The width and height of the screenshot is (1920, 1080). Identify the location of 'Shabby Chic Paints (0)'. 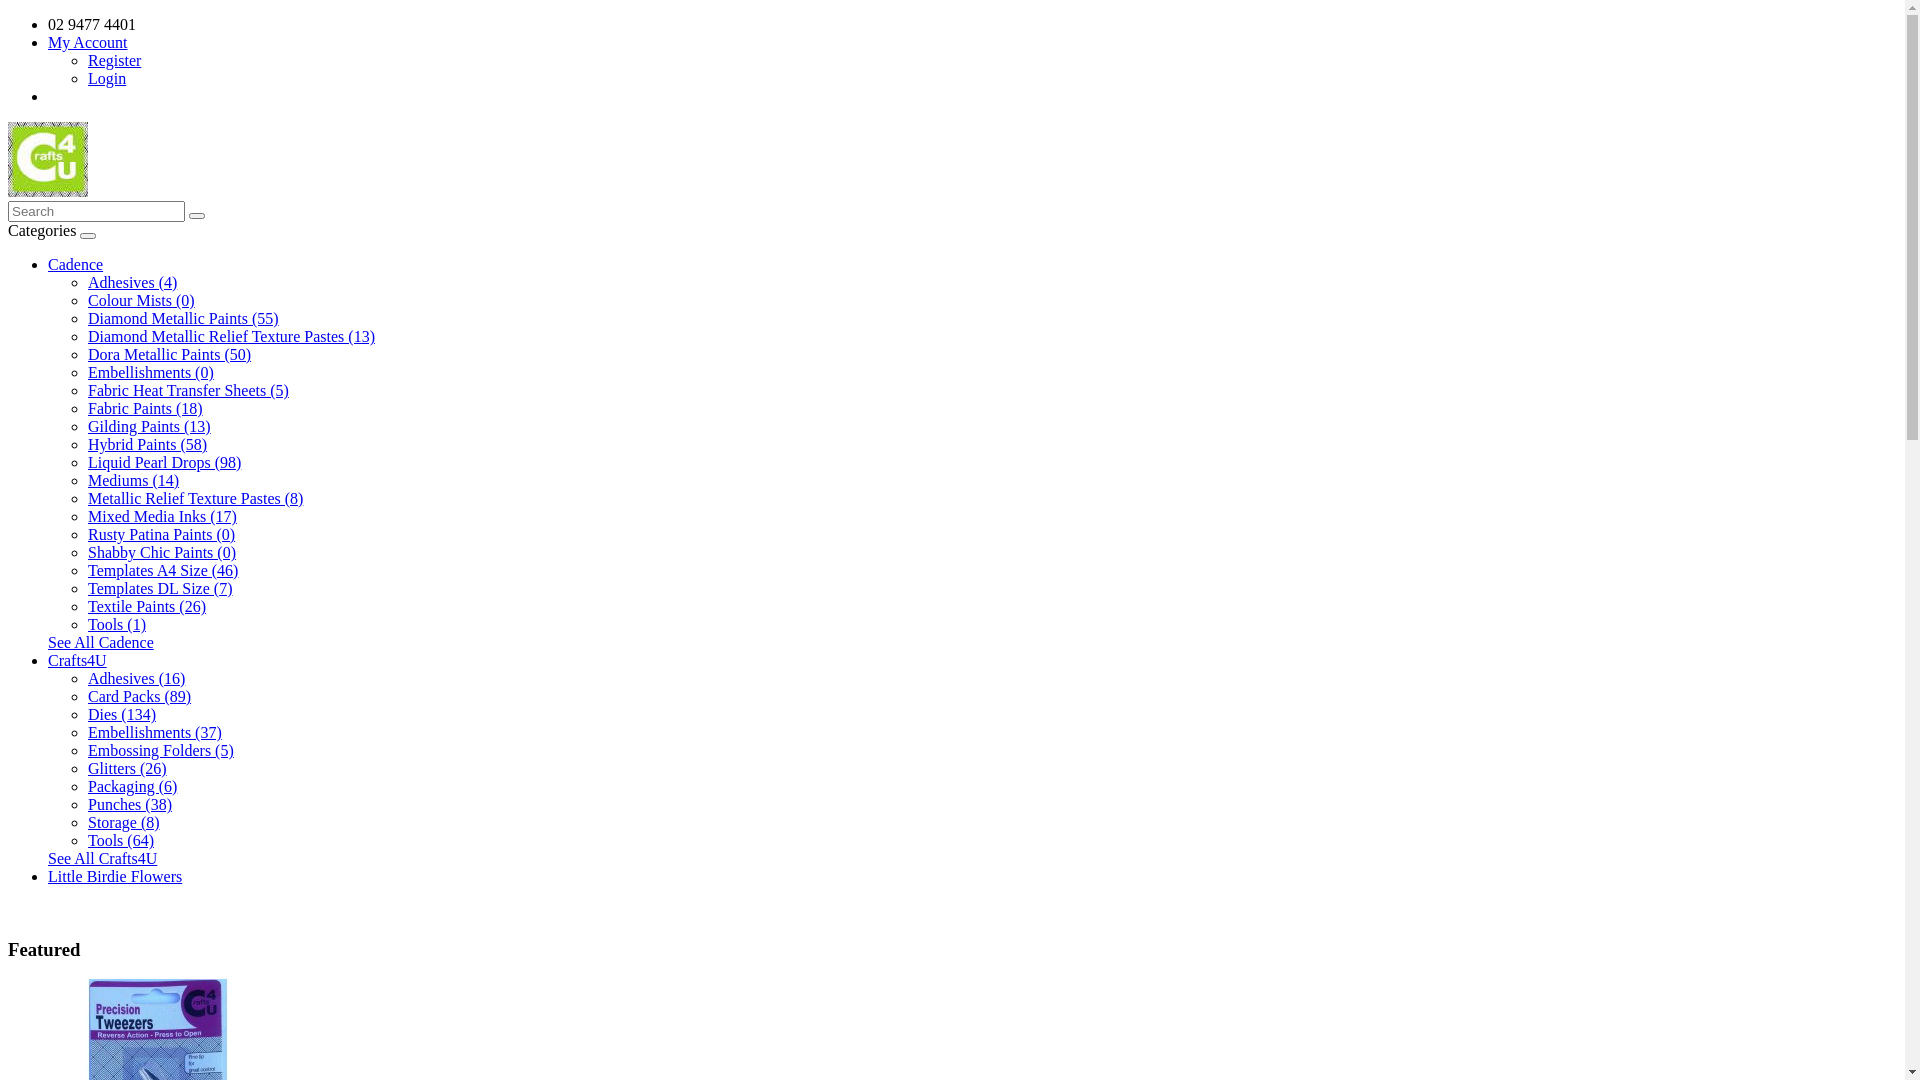
(162, 552).